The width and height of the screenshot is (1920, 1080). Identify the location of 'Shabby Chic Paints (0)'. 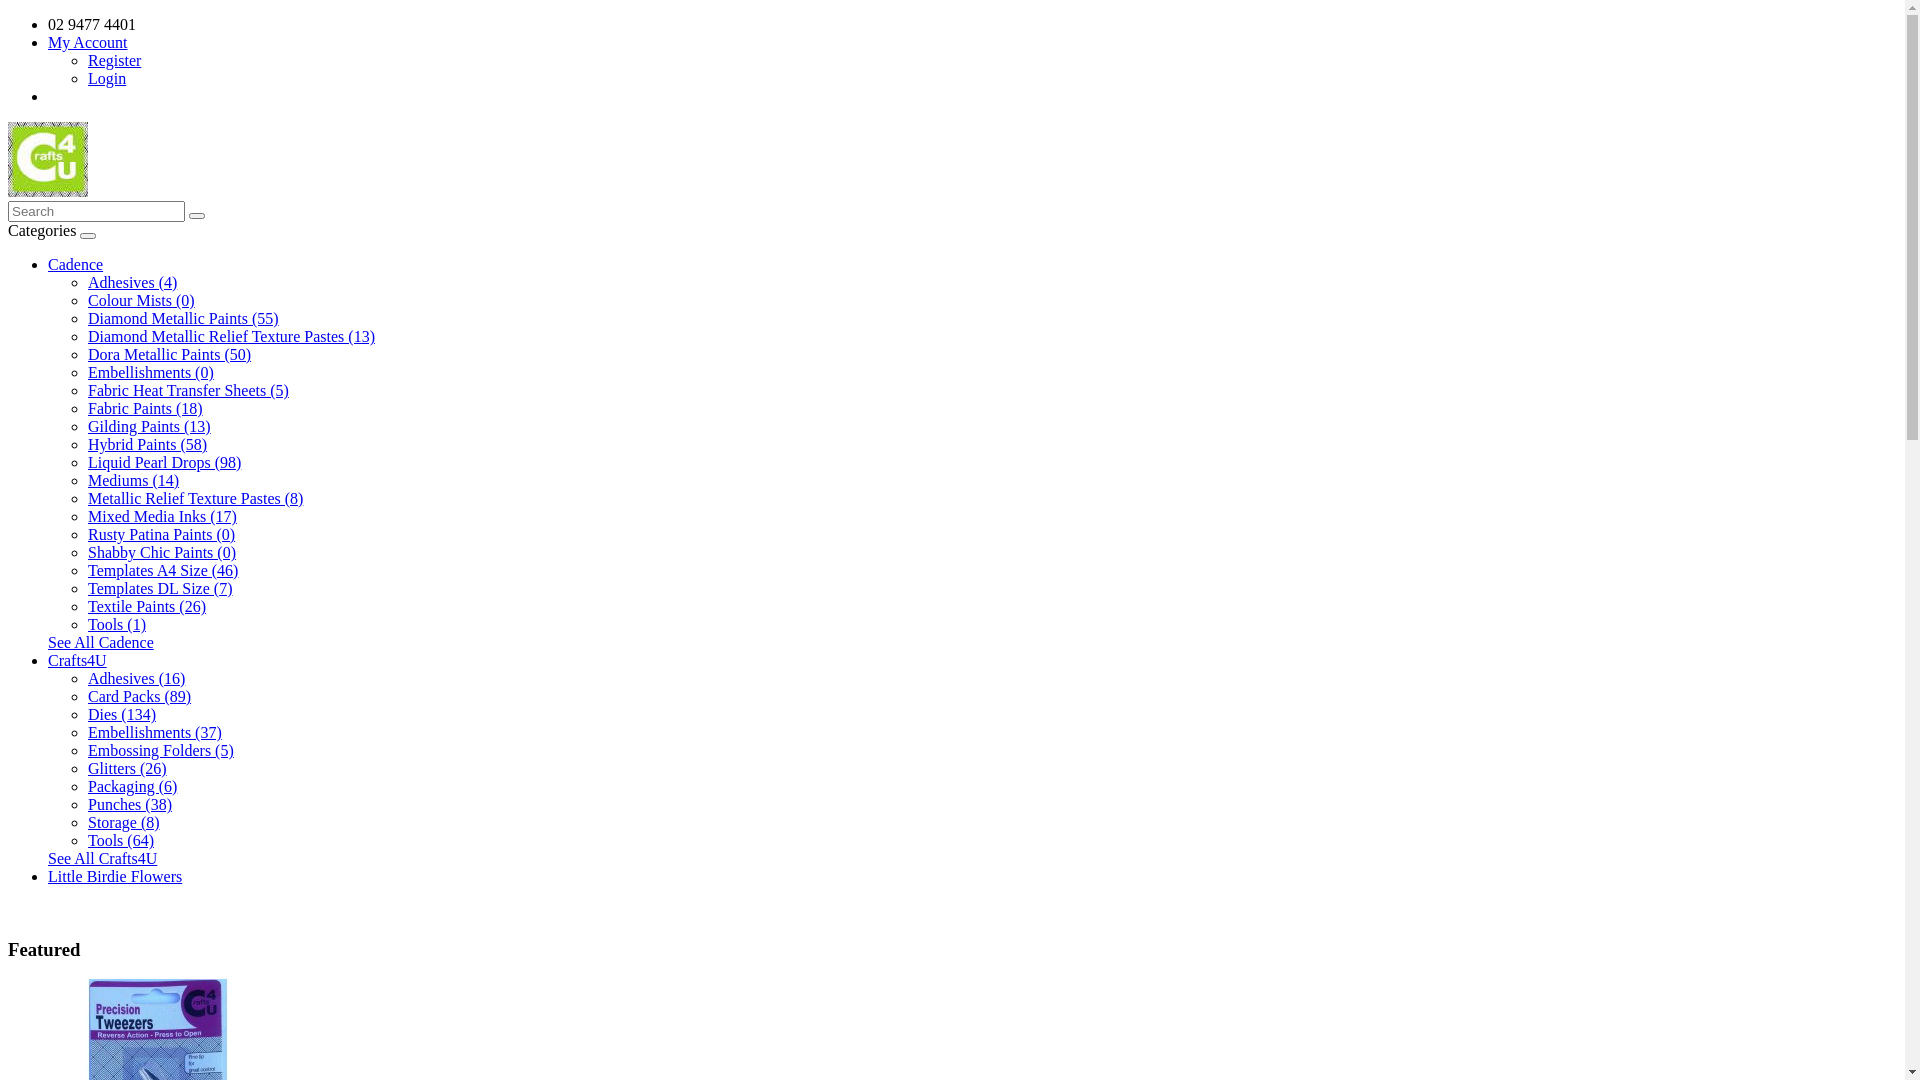
(162, 552).